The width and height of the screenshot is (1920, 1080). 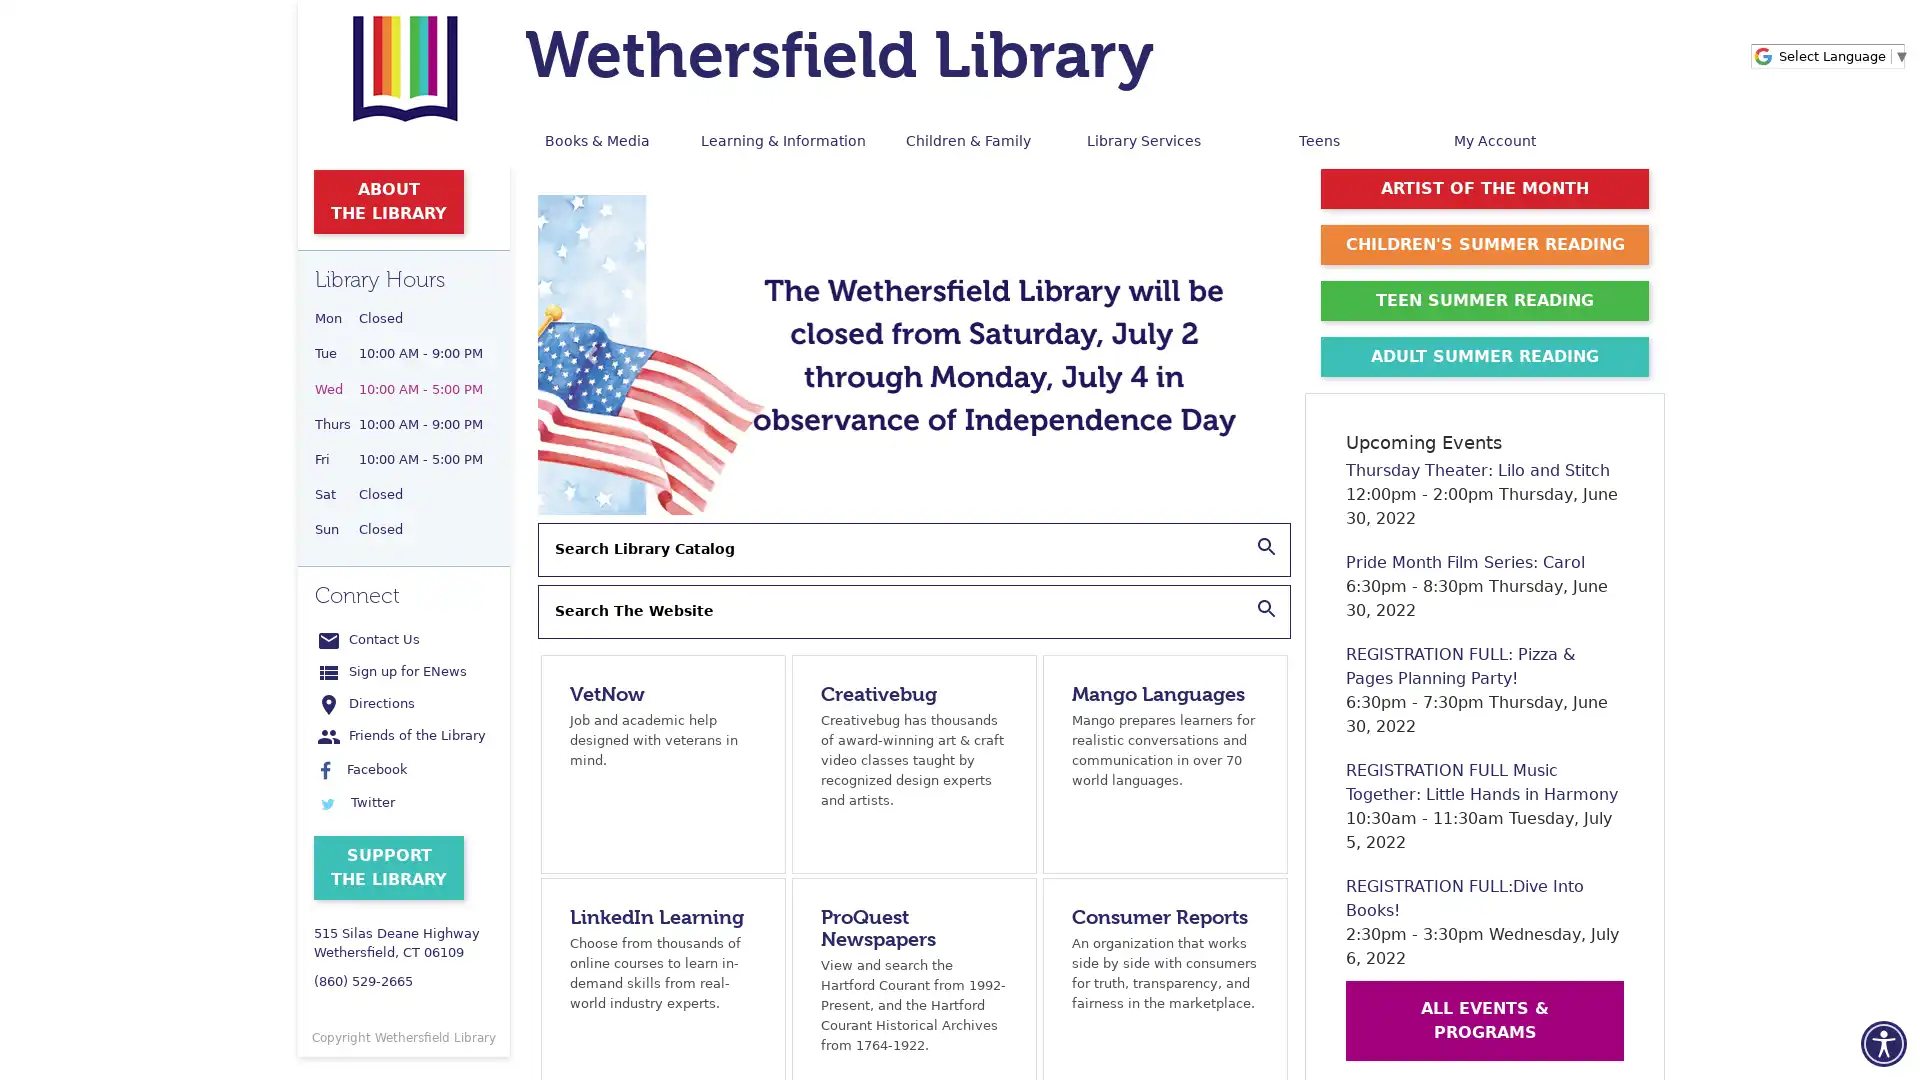 I want to click on SUPPORT THE LIBRARY, so click(x=388, y=866).